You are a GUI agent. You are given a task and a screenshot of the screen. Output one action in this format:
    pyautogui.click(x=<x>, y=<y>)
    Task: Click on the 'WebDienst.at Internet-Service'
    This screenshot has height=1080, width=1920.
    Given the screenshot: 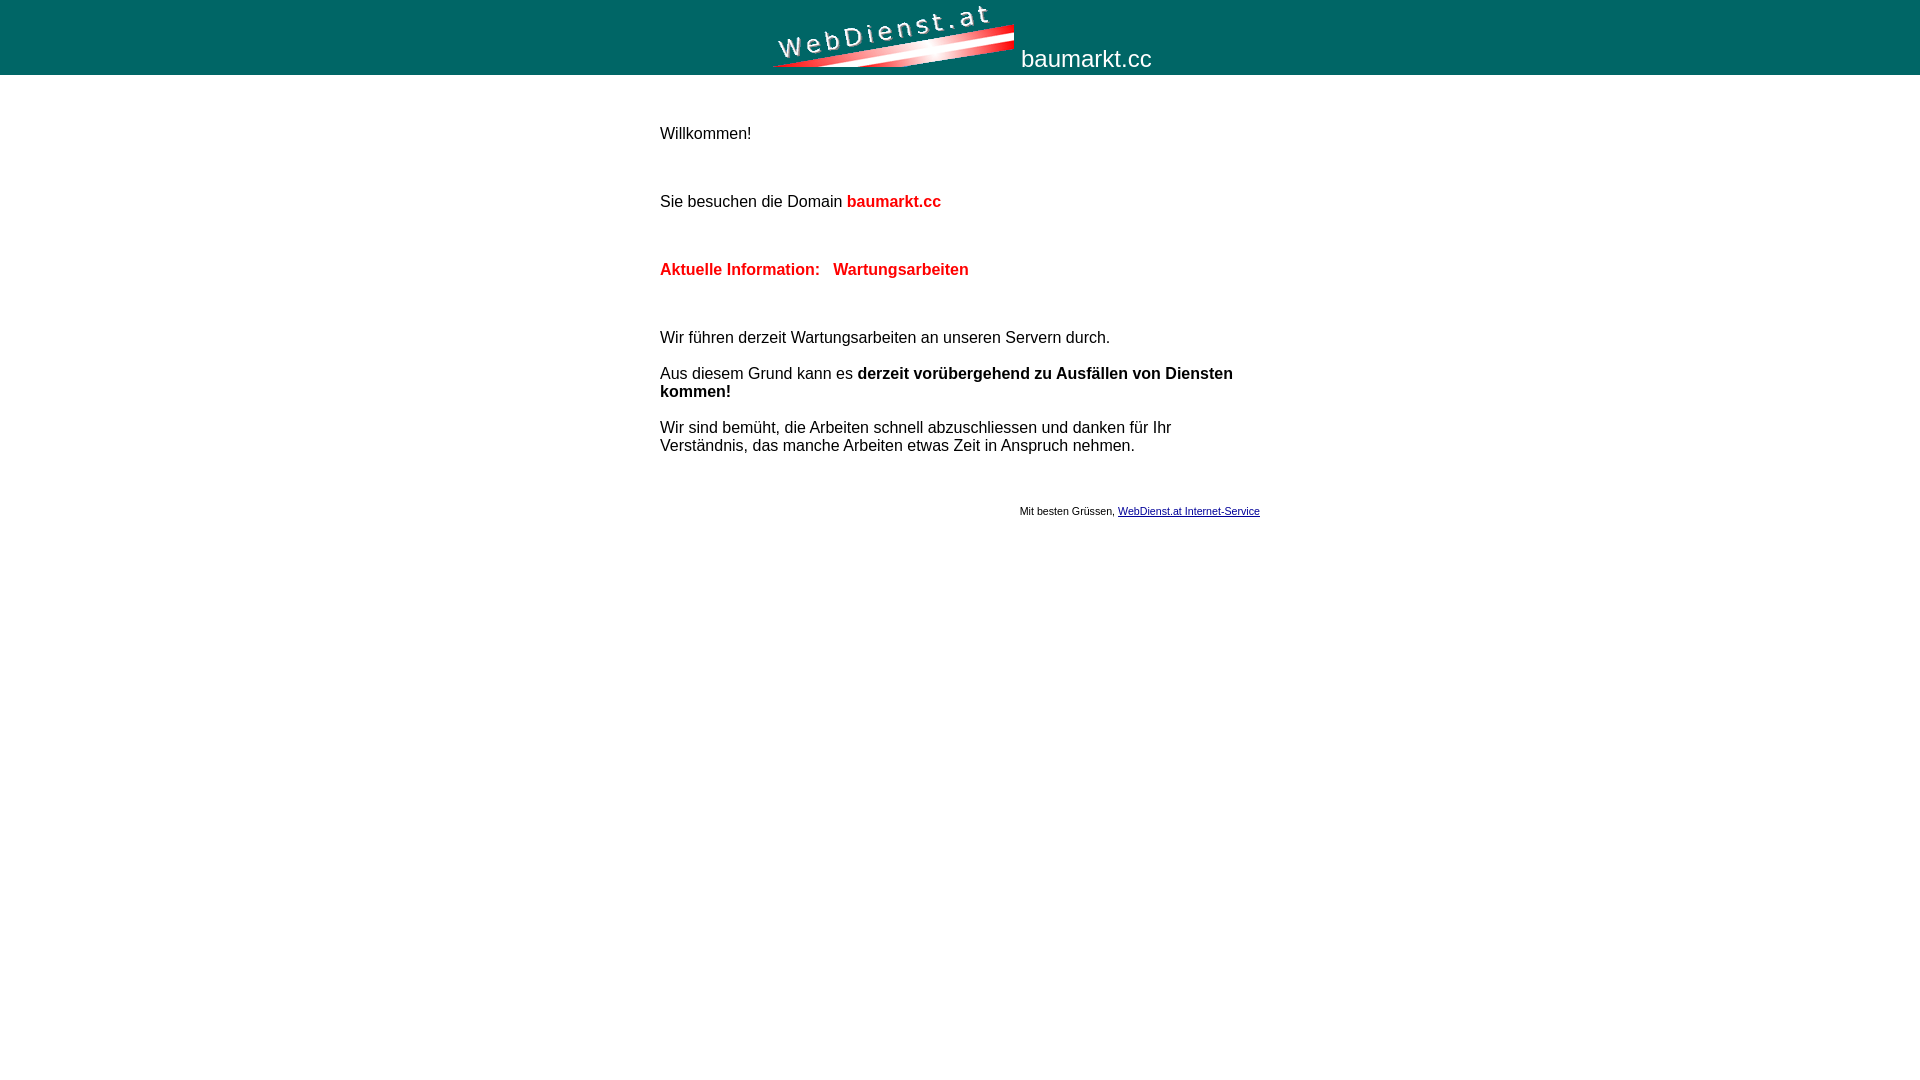 What is the action you would take?
    pyautogui.click(x=1189, y=509)
    